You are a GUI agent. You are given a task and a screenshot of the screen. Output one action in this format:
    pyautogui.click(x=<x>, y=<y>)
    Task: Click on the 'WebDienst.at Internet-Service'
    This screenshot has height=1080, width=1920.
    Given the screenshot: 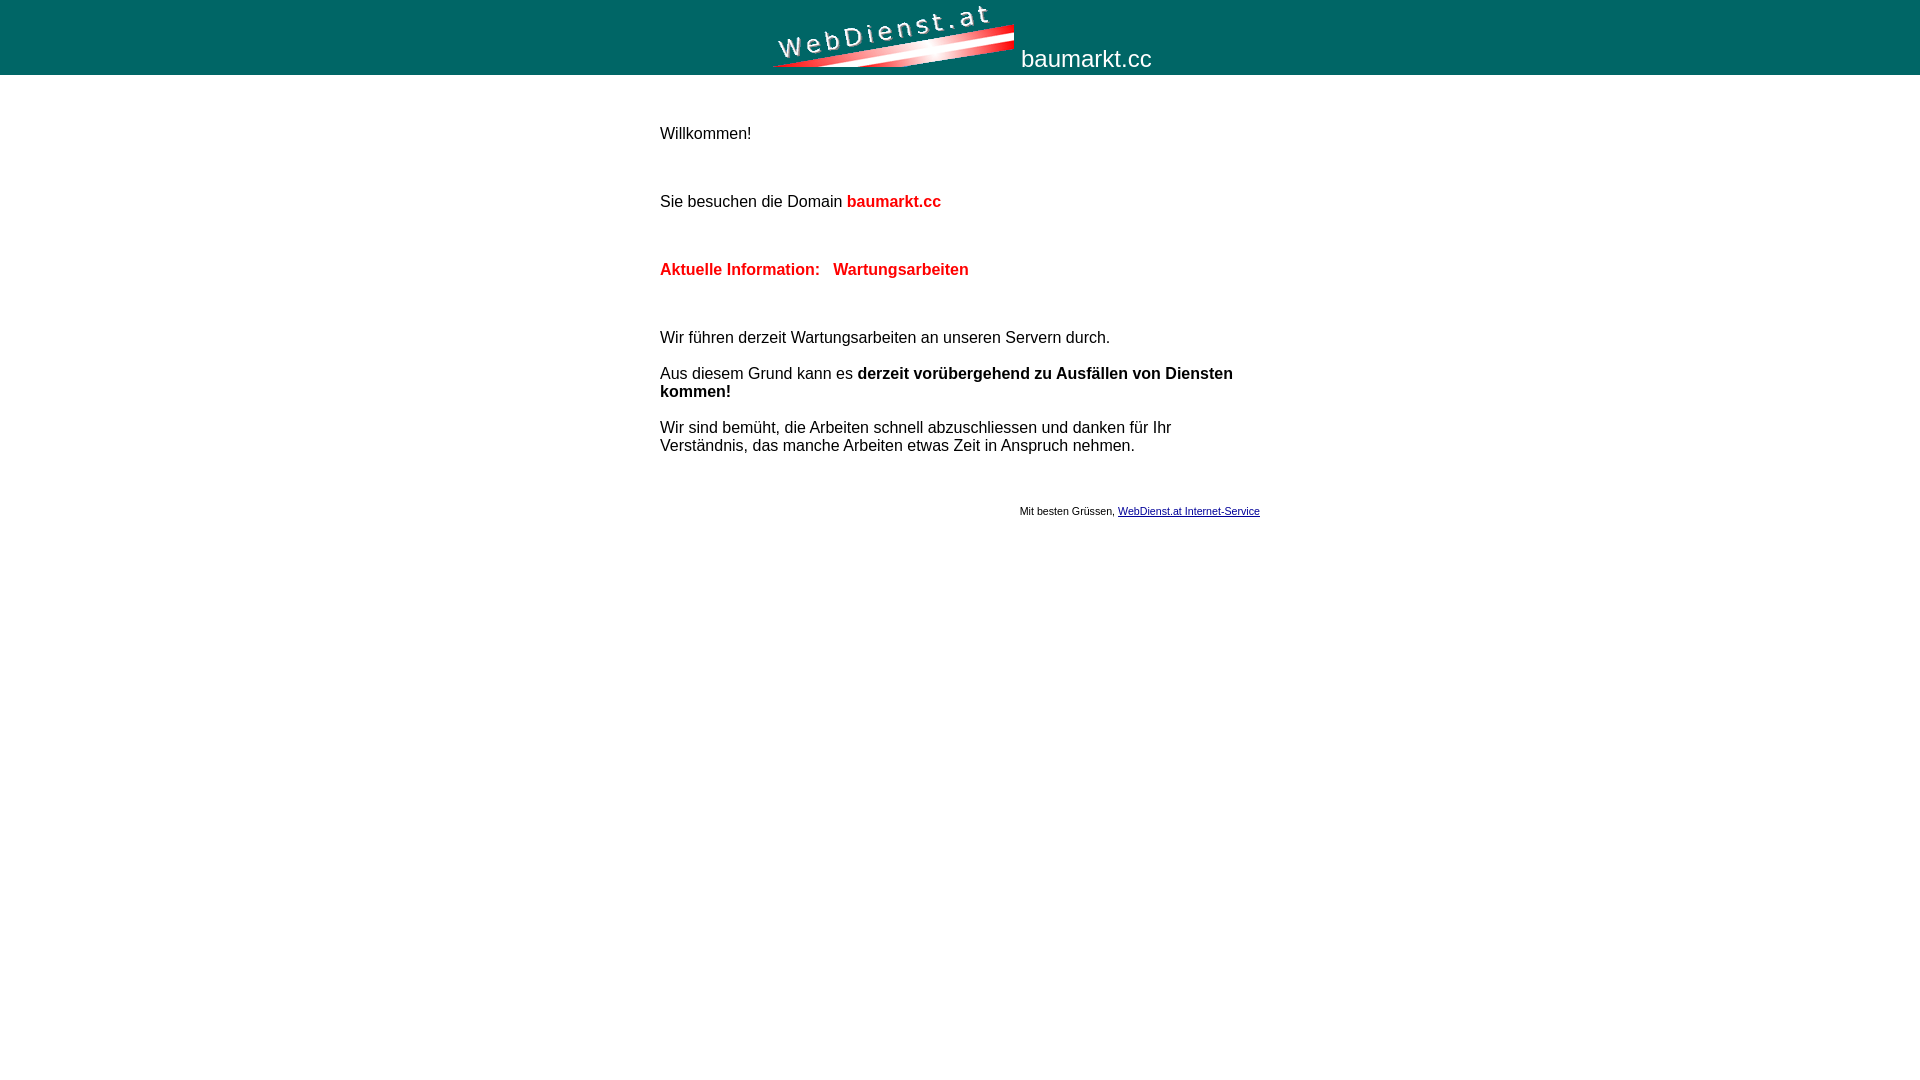 What is the action you would take?
    pyautogui.click(x=1189, y=509)
    